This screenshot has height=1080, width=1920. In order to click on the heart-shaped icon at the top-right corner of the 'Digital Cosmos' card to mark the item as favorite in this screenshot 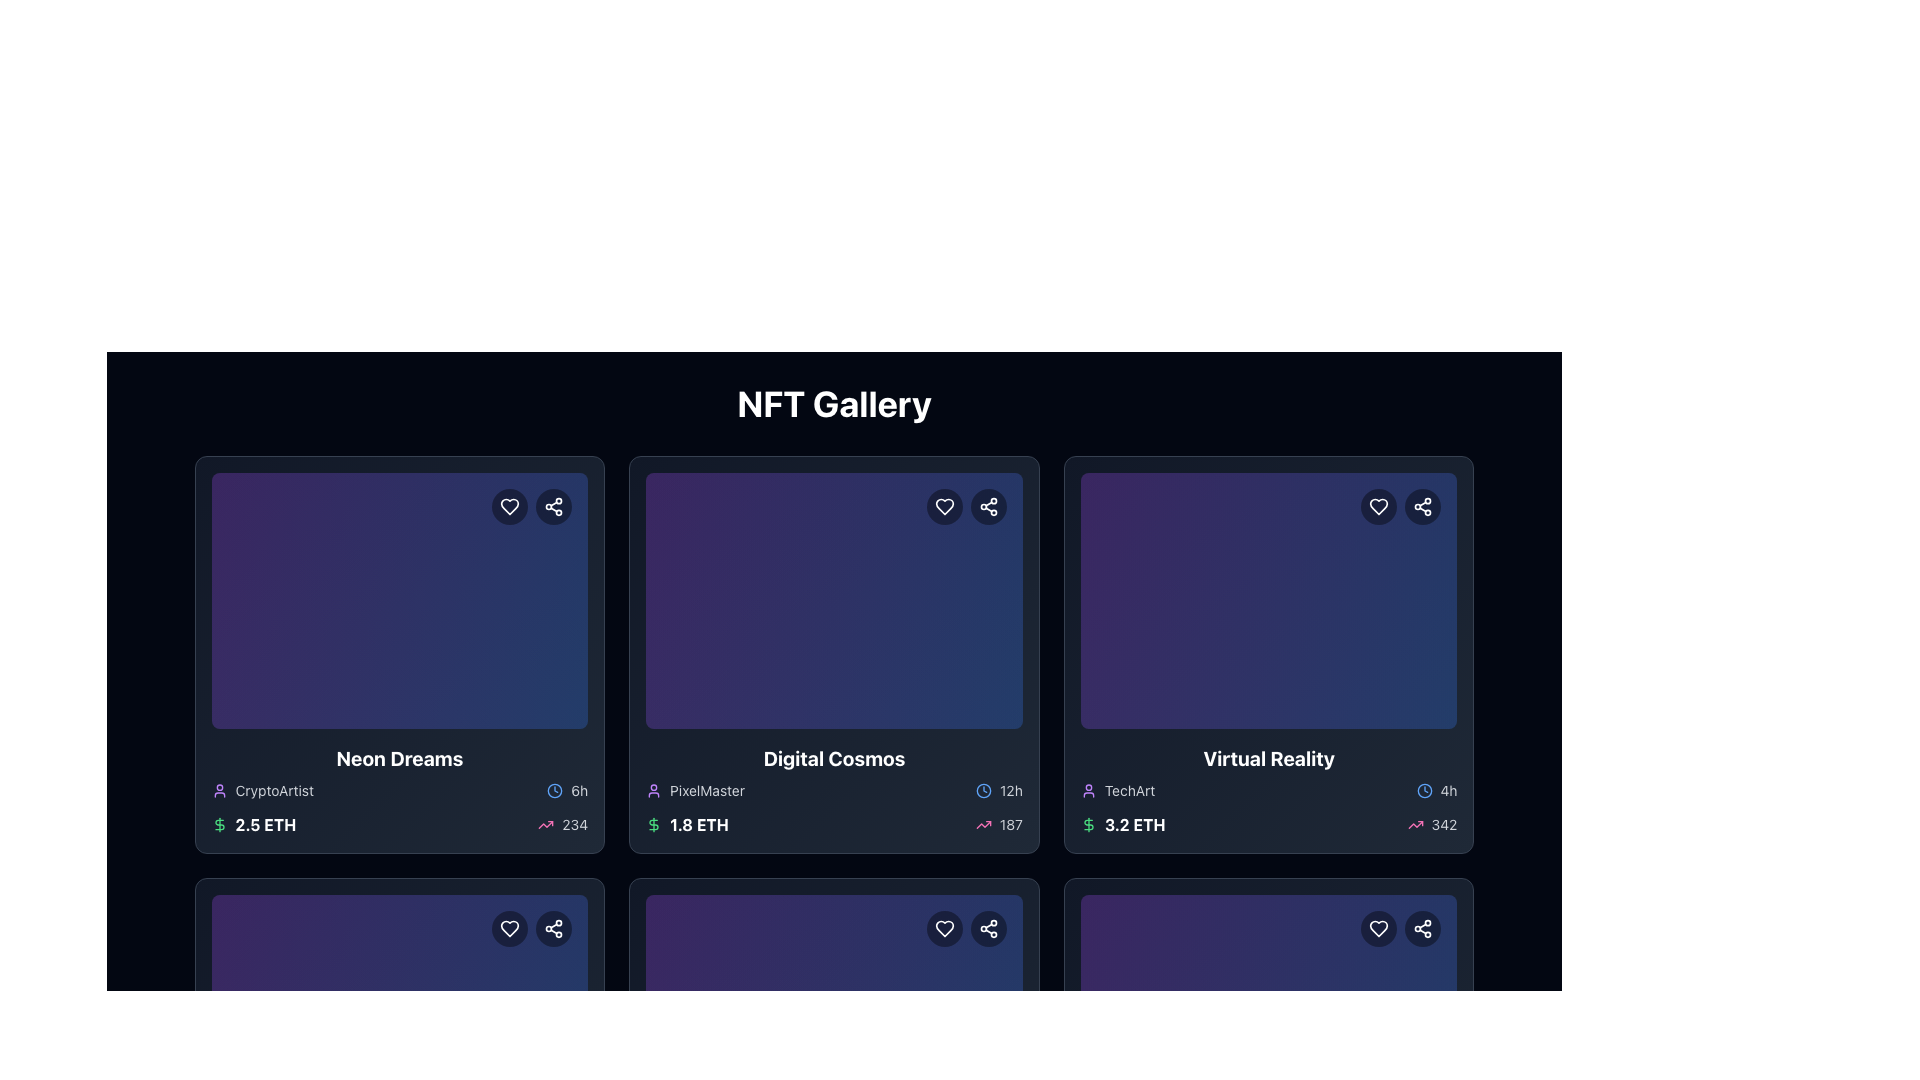, I will do `click(943, 929)`.